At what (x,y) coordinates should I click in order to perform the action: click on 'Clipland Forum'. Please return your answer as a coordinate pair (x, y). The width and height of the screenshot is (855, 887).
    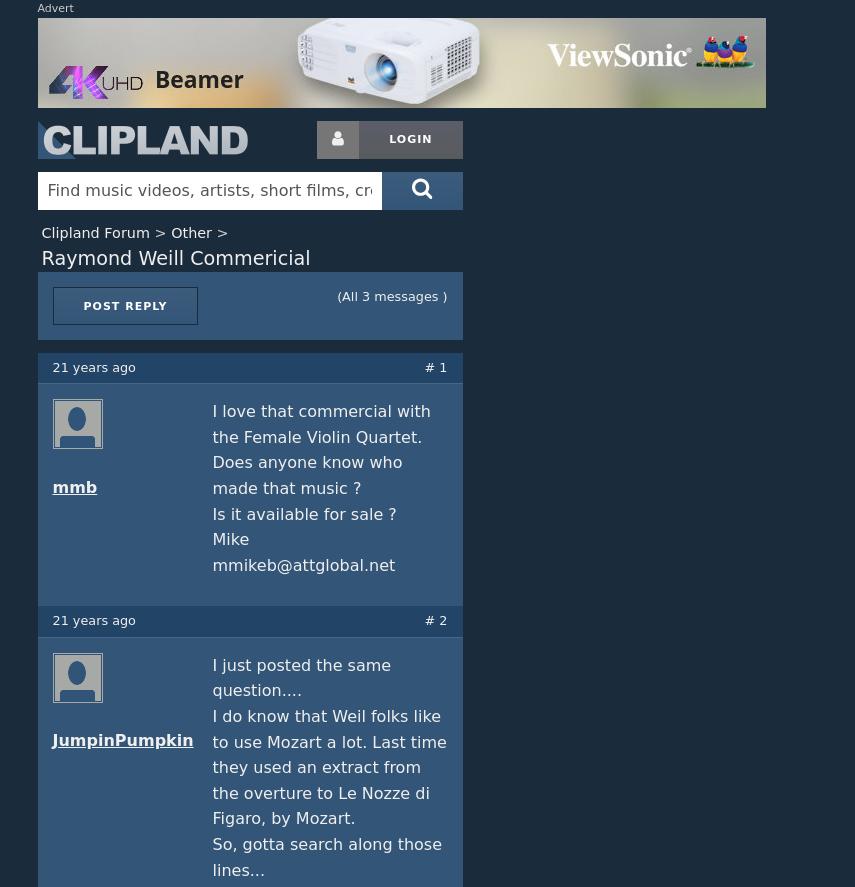
    Looking at the image, I should click on (94, 232).